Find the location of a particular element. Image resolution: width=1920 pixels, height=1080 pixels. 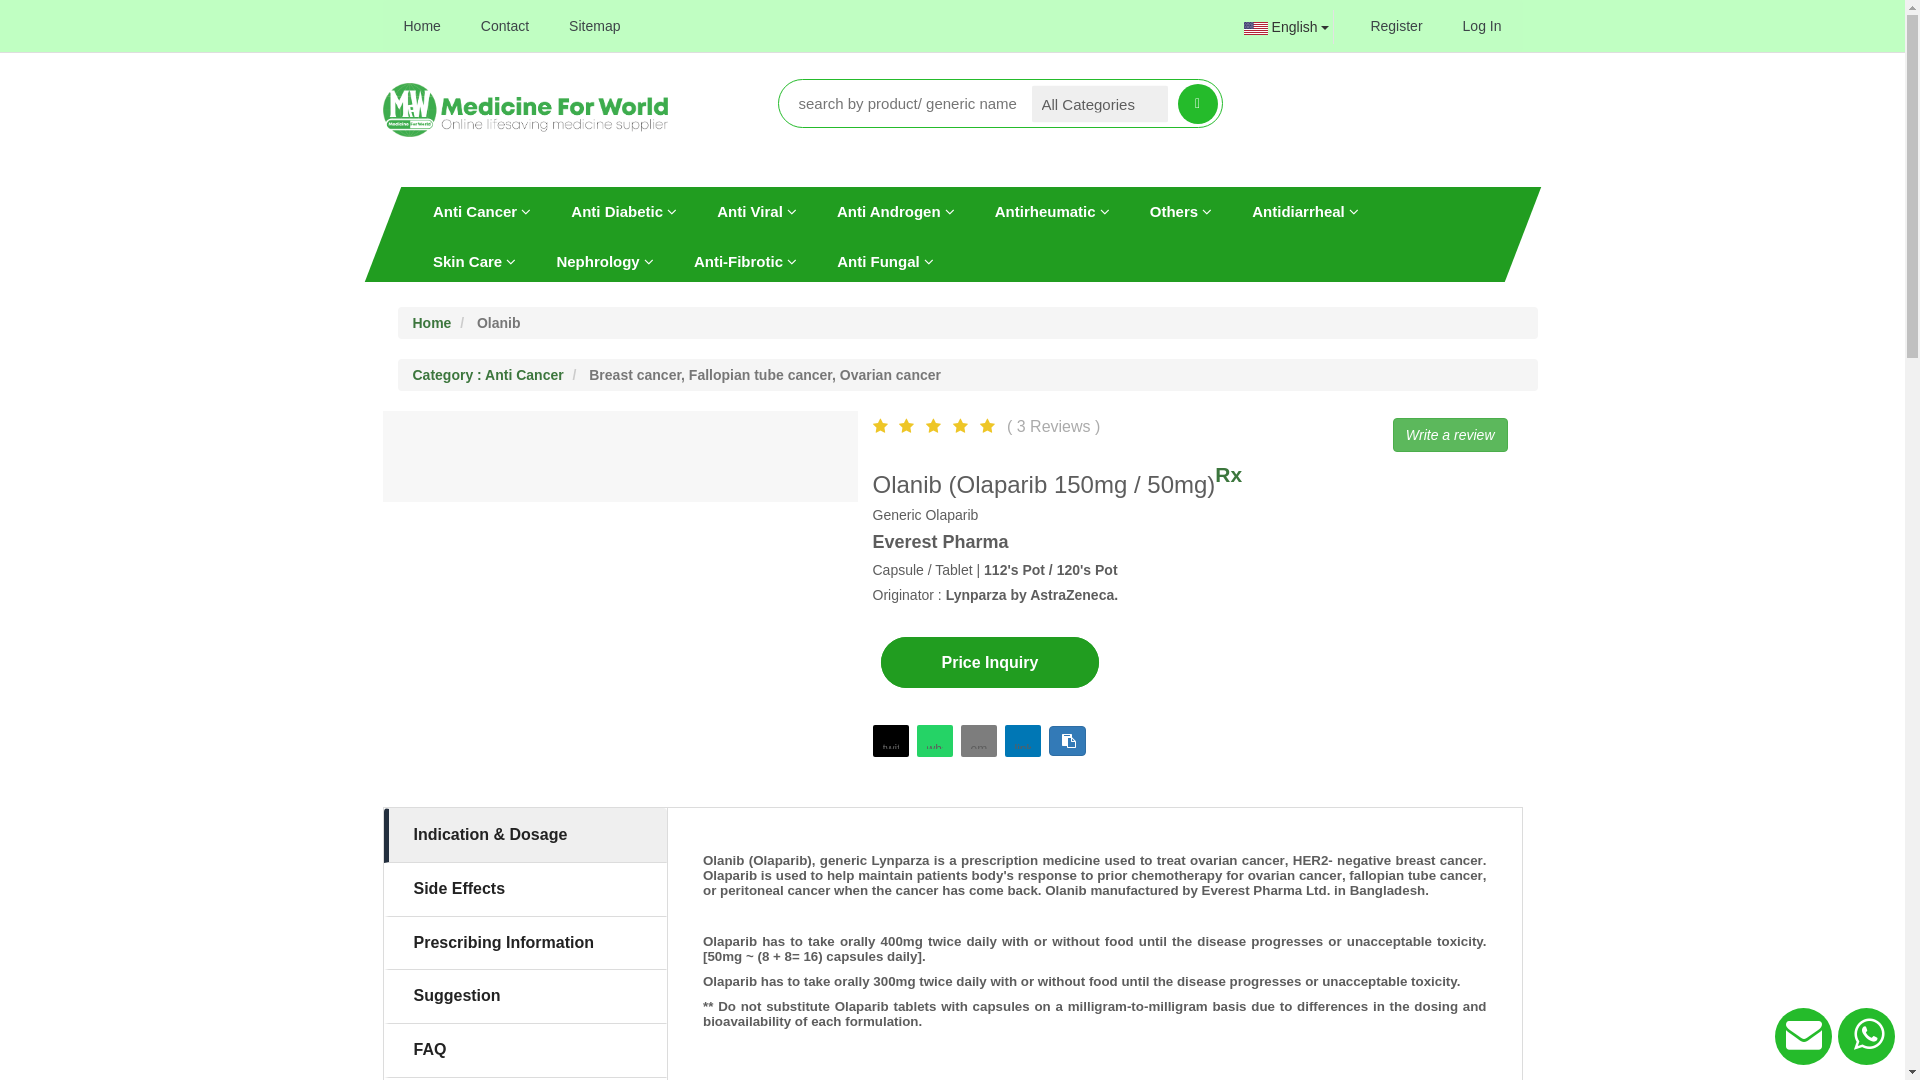

'Log In' is located at coordinates (1482, 26).